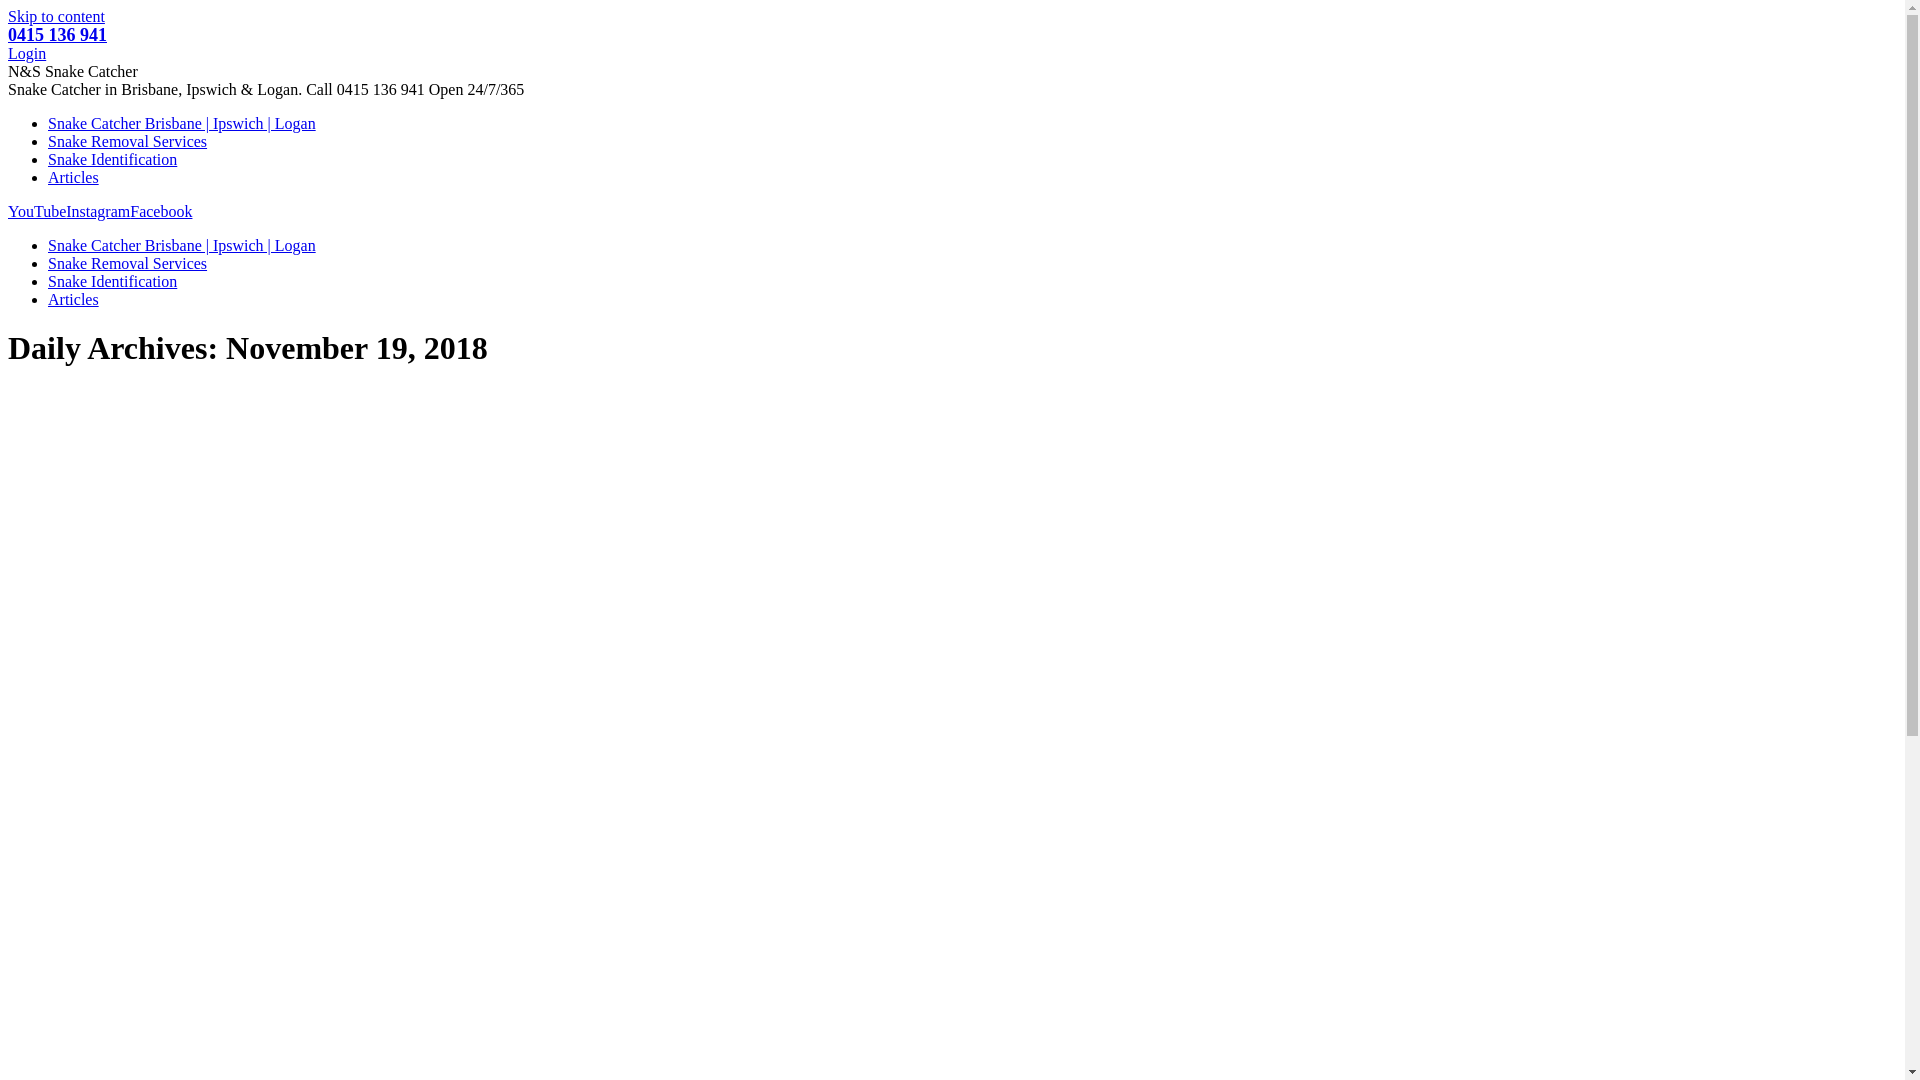  What do you see at coordinates (57, 34) in the screenshot?
I see `'0415 136 941'` at bounding box center [57, 34].